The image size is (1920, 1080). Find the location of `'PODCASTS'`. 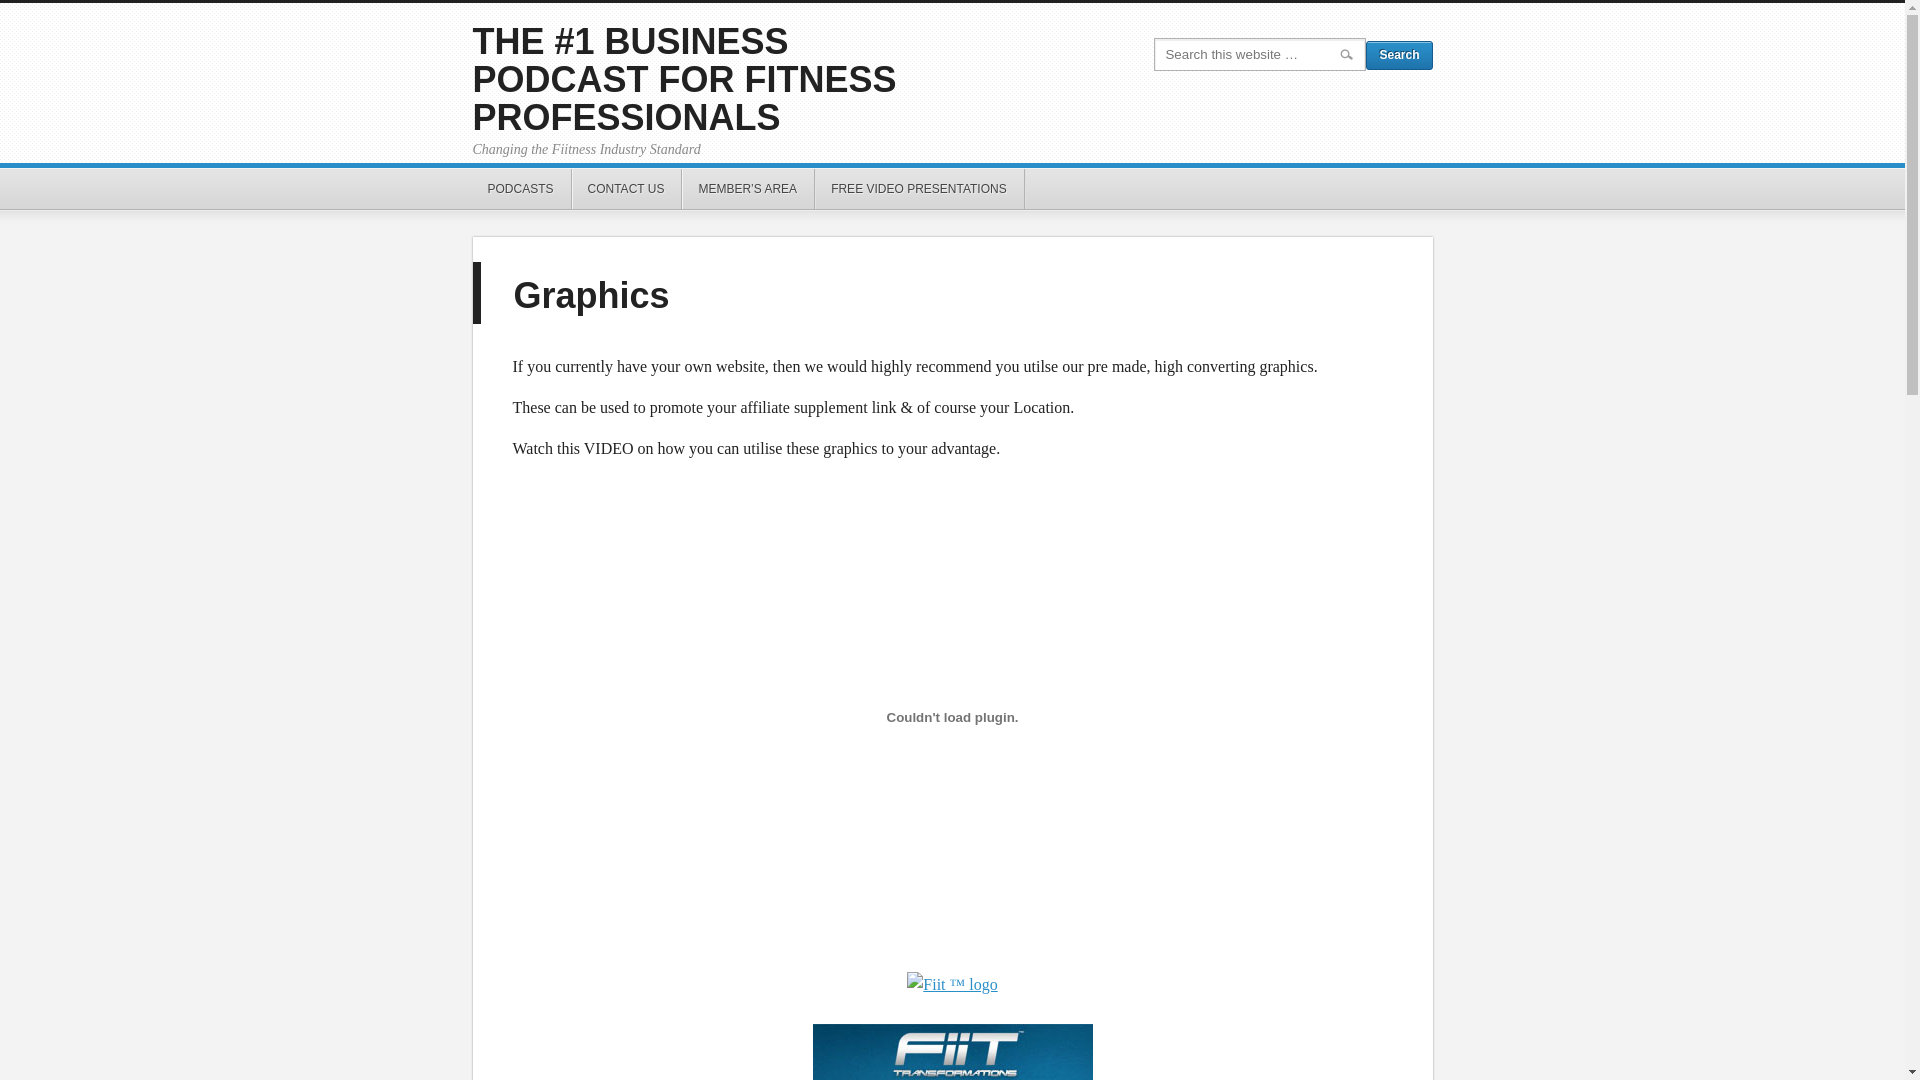

'PODCASTS' is located at coordinates (521, 189).